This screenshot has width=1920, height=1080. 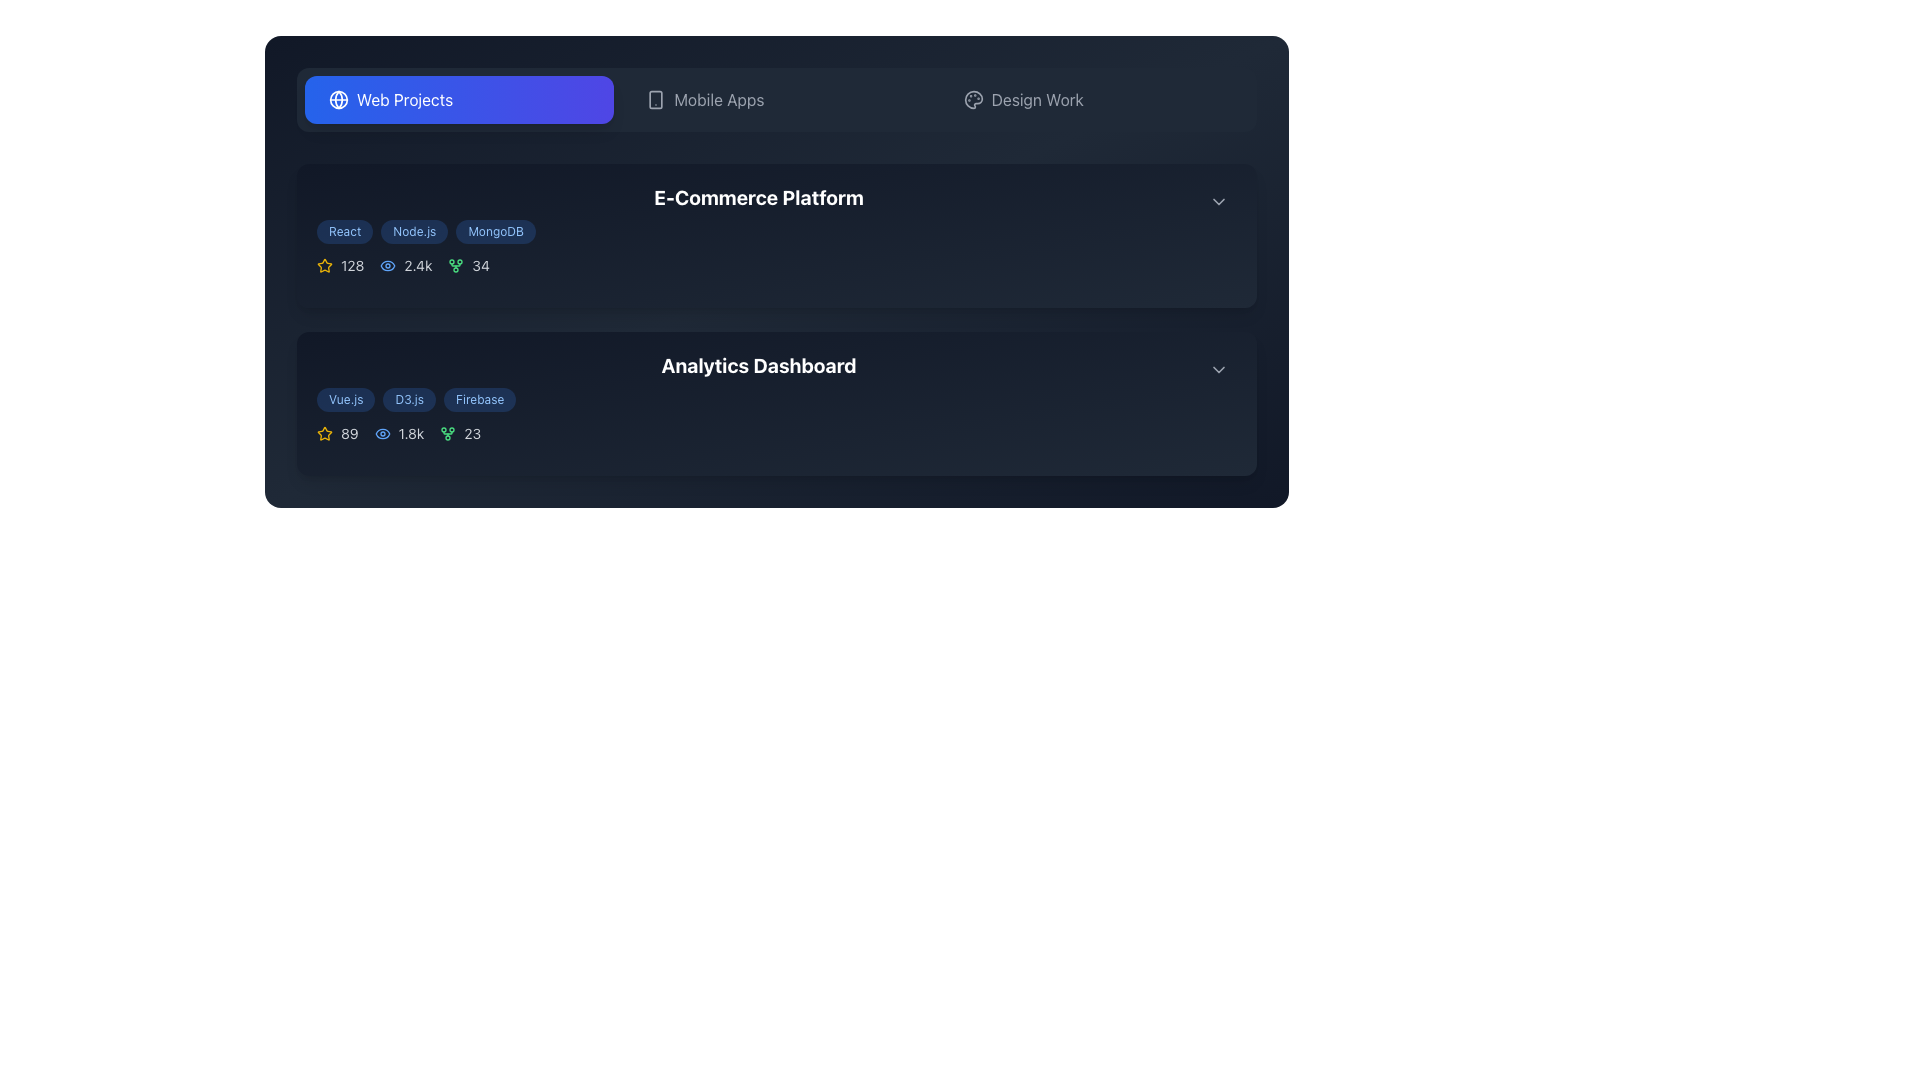 I want to click on the painter's palette icon located in the 'Design Work' section of the menu bar, so click(x=973, y=100).